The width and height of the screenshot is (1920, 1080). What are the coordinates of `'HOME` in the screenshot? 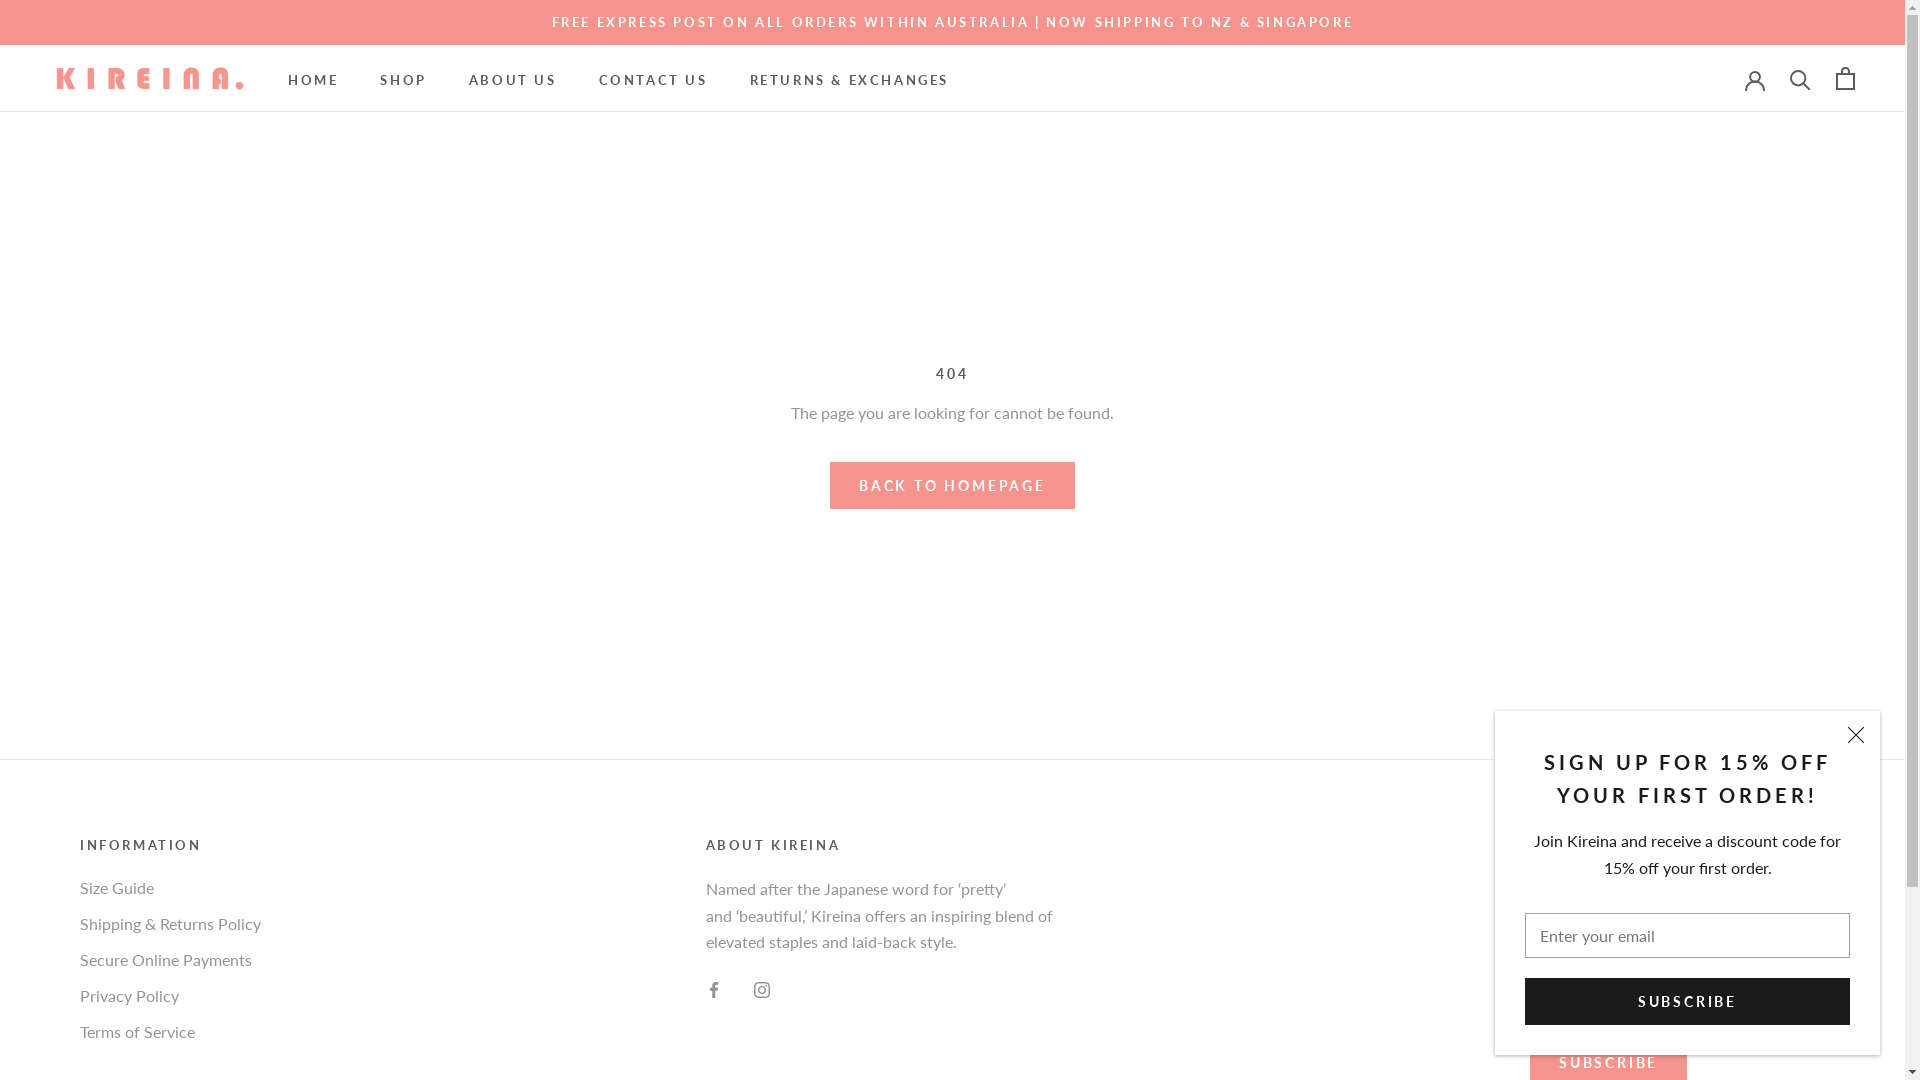 It's located at (311, 79).